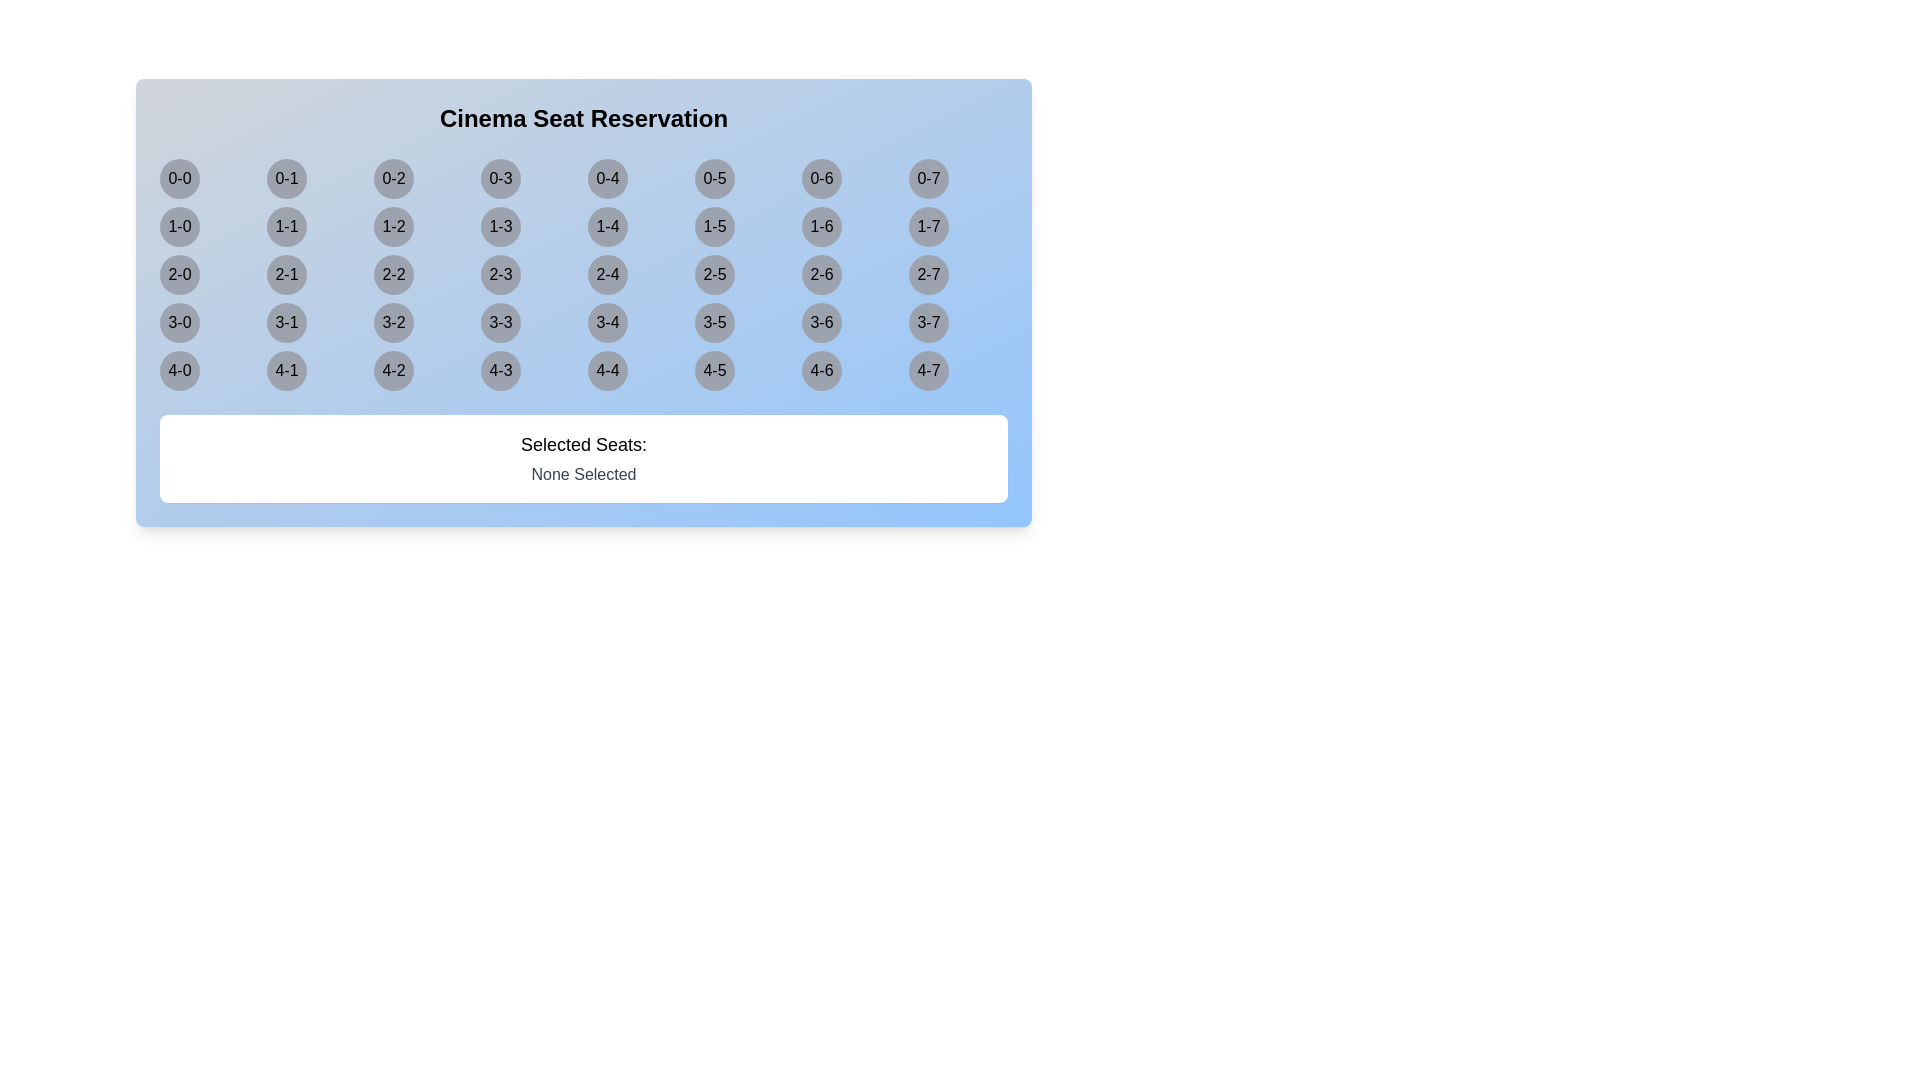  Describe the element at coordinates (715, 177) in the screenshot. I see `the seat selection button located in the first row, sixth column of the cinema reservation grid` at that location.